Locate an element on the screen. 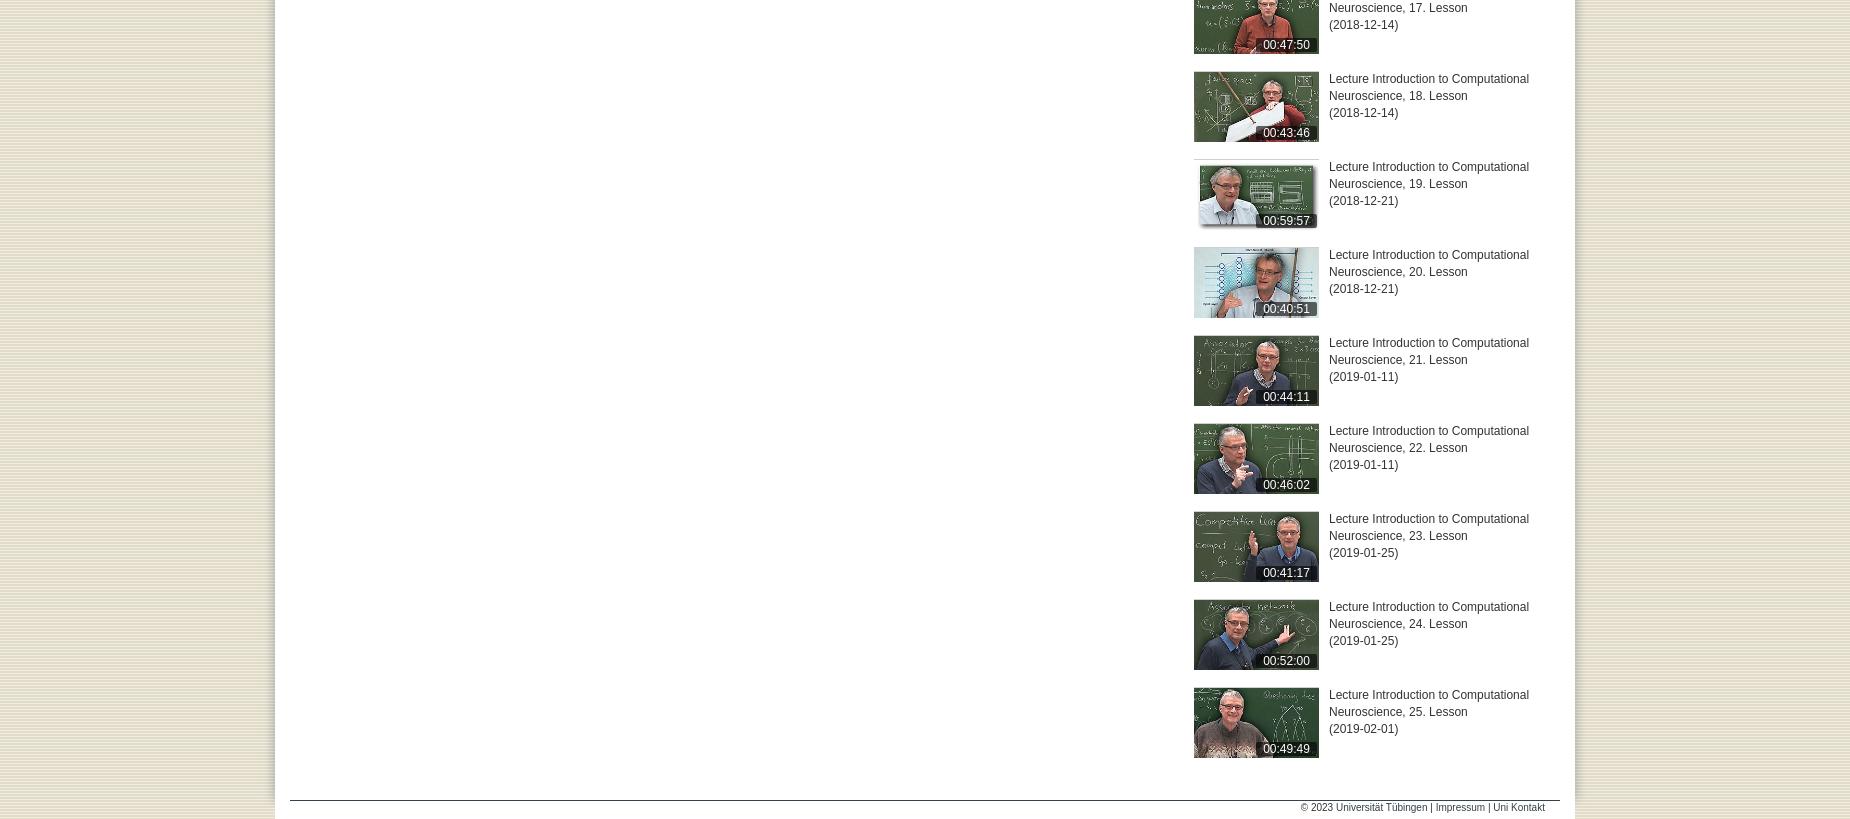 The image size is (1850, 819). 'Lecture Introduction to Computational Neuroscience, 23. Lesson' is located at coordinates (1428, 526).